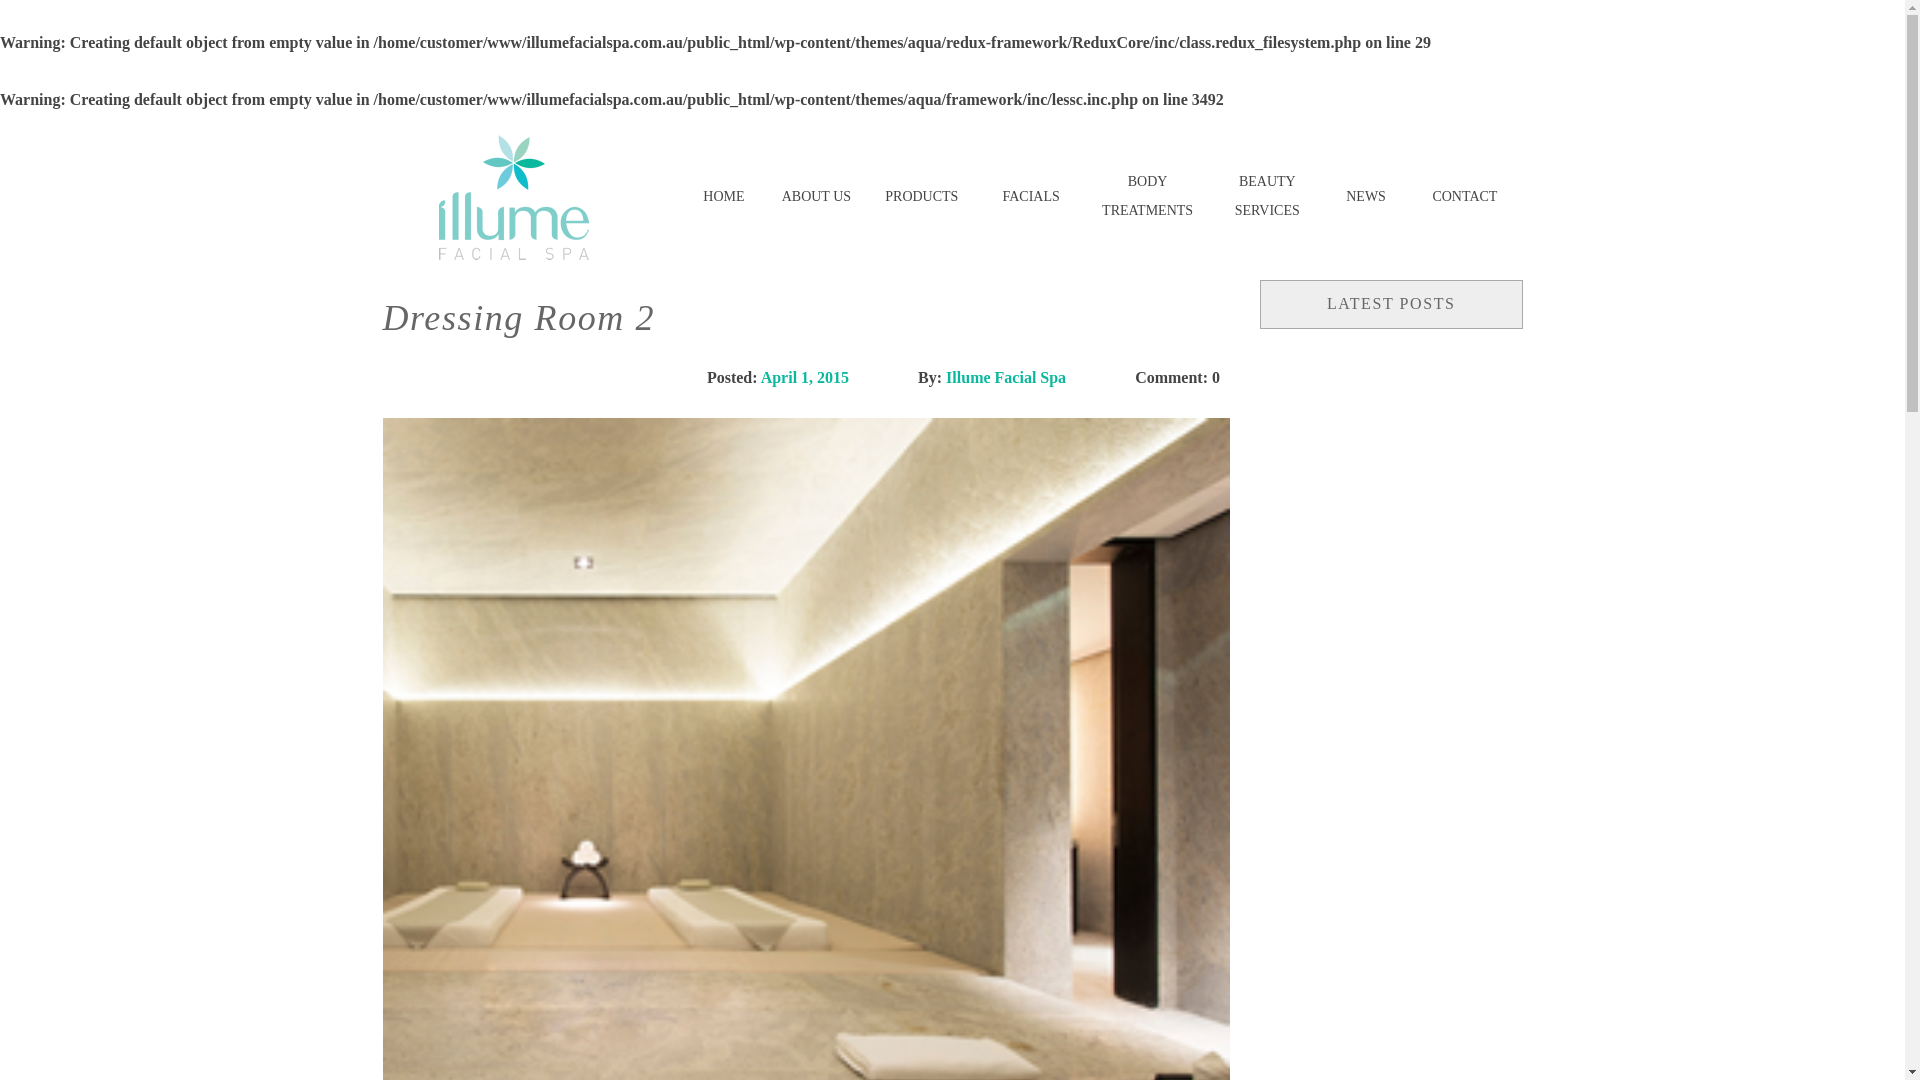 The image size is (1920, 1080). Describe the element at coordinates (1212, 197) in the screenshot. I see `'BEAUTY SERVICES'` at that location.